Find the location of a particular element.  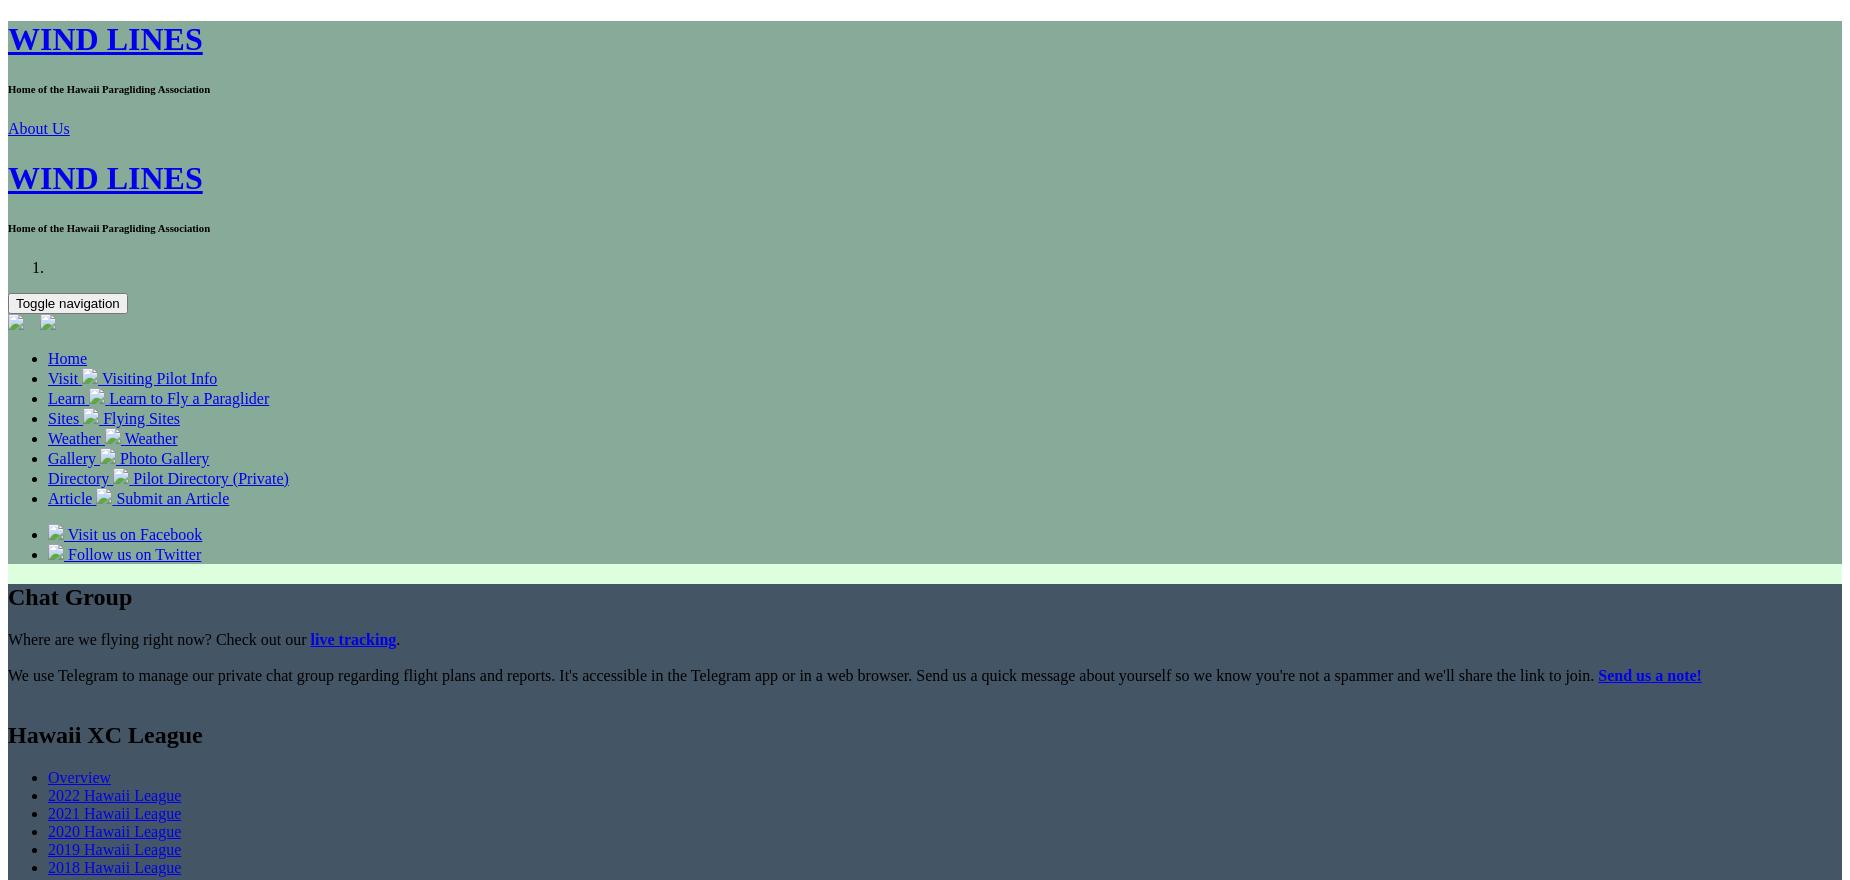

'Chat Group' is located at coordinates (68, 595).